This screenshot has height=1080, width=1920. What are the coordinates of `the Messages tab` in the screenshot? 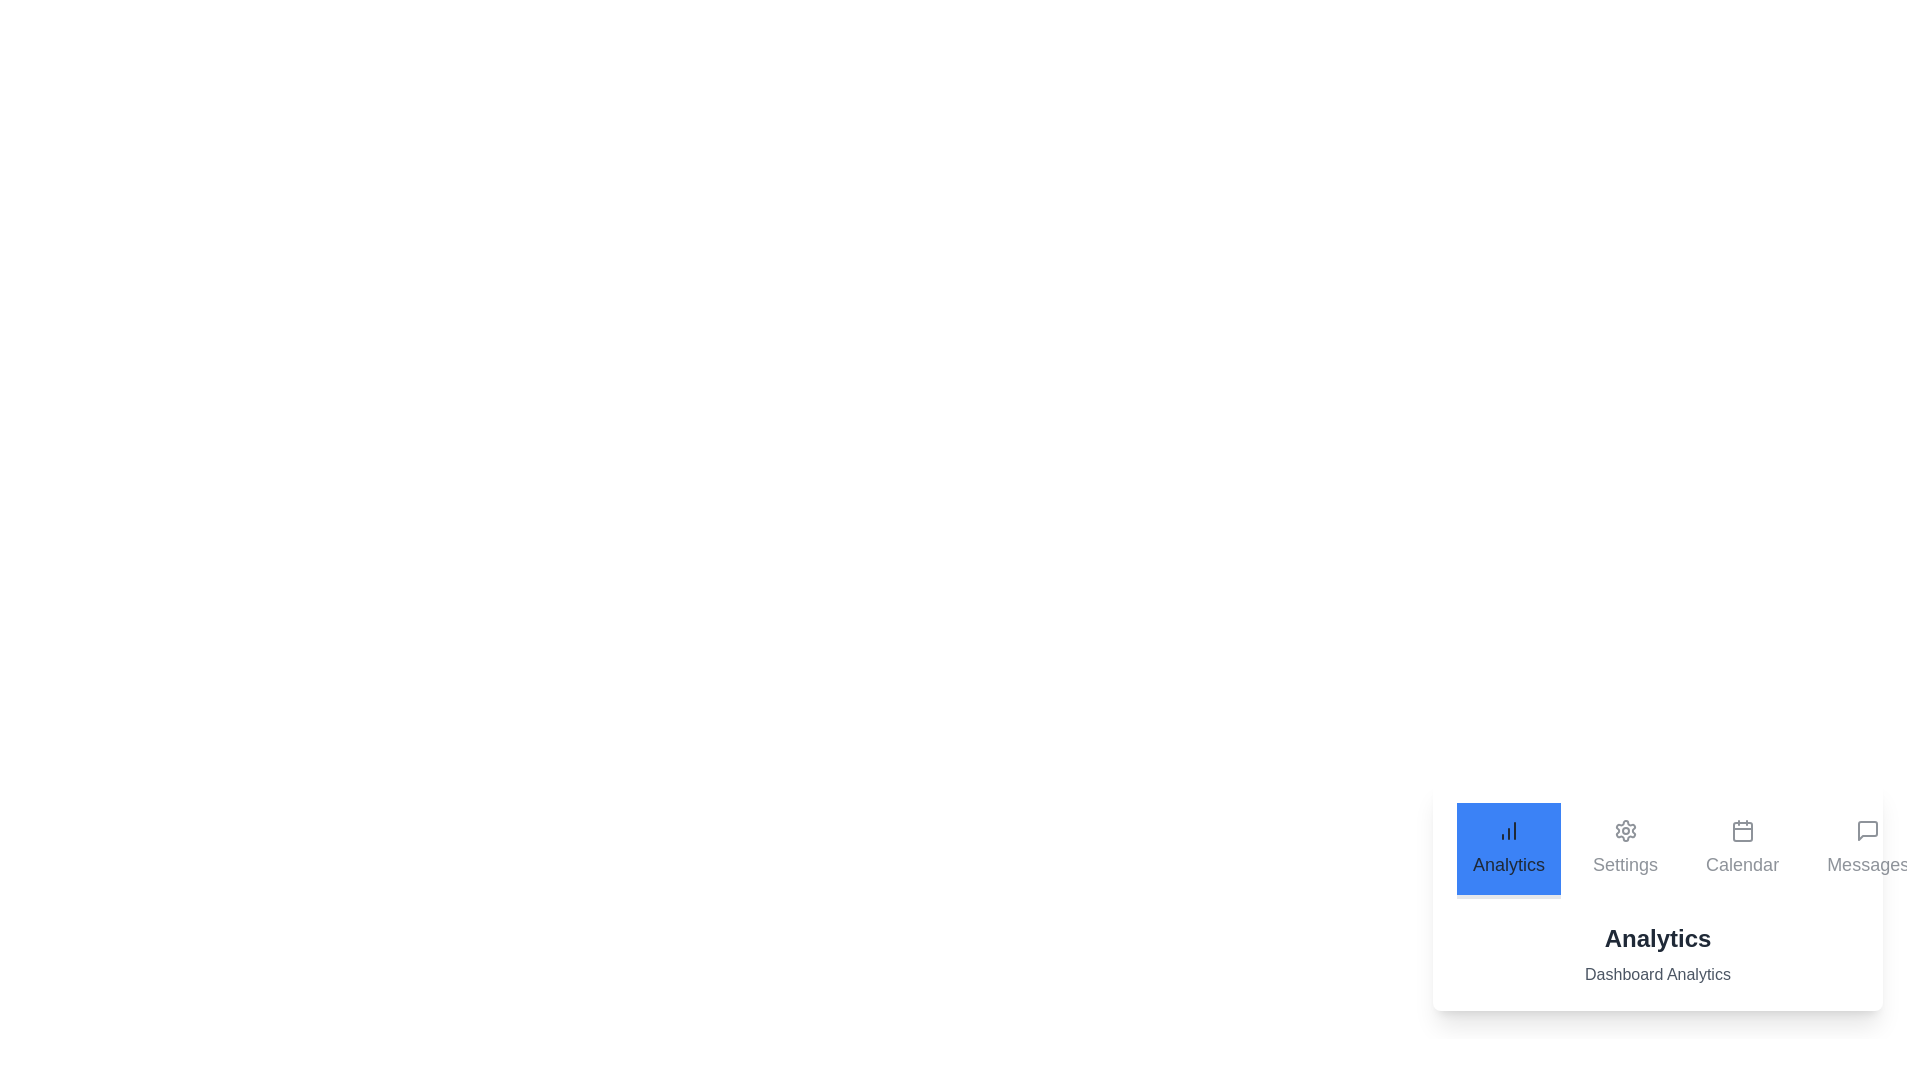 It's located at (1866, 851).